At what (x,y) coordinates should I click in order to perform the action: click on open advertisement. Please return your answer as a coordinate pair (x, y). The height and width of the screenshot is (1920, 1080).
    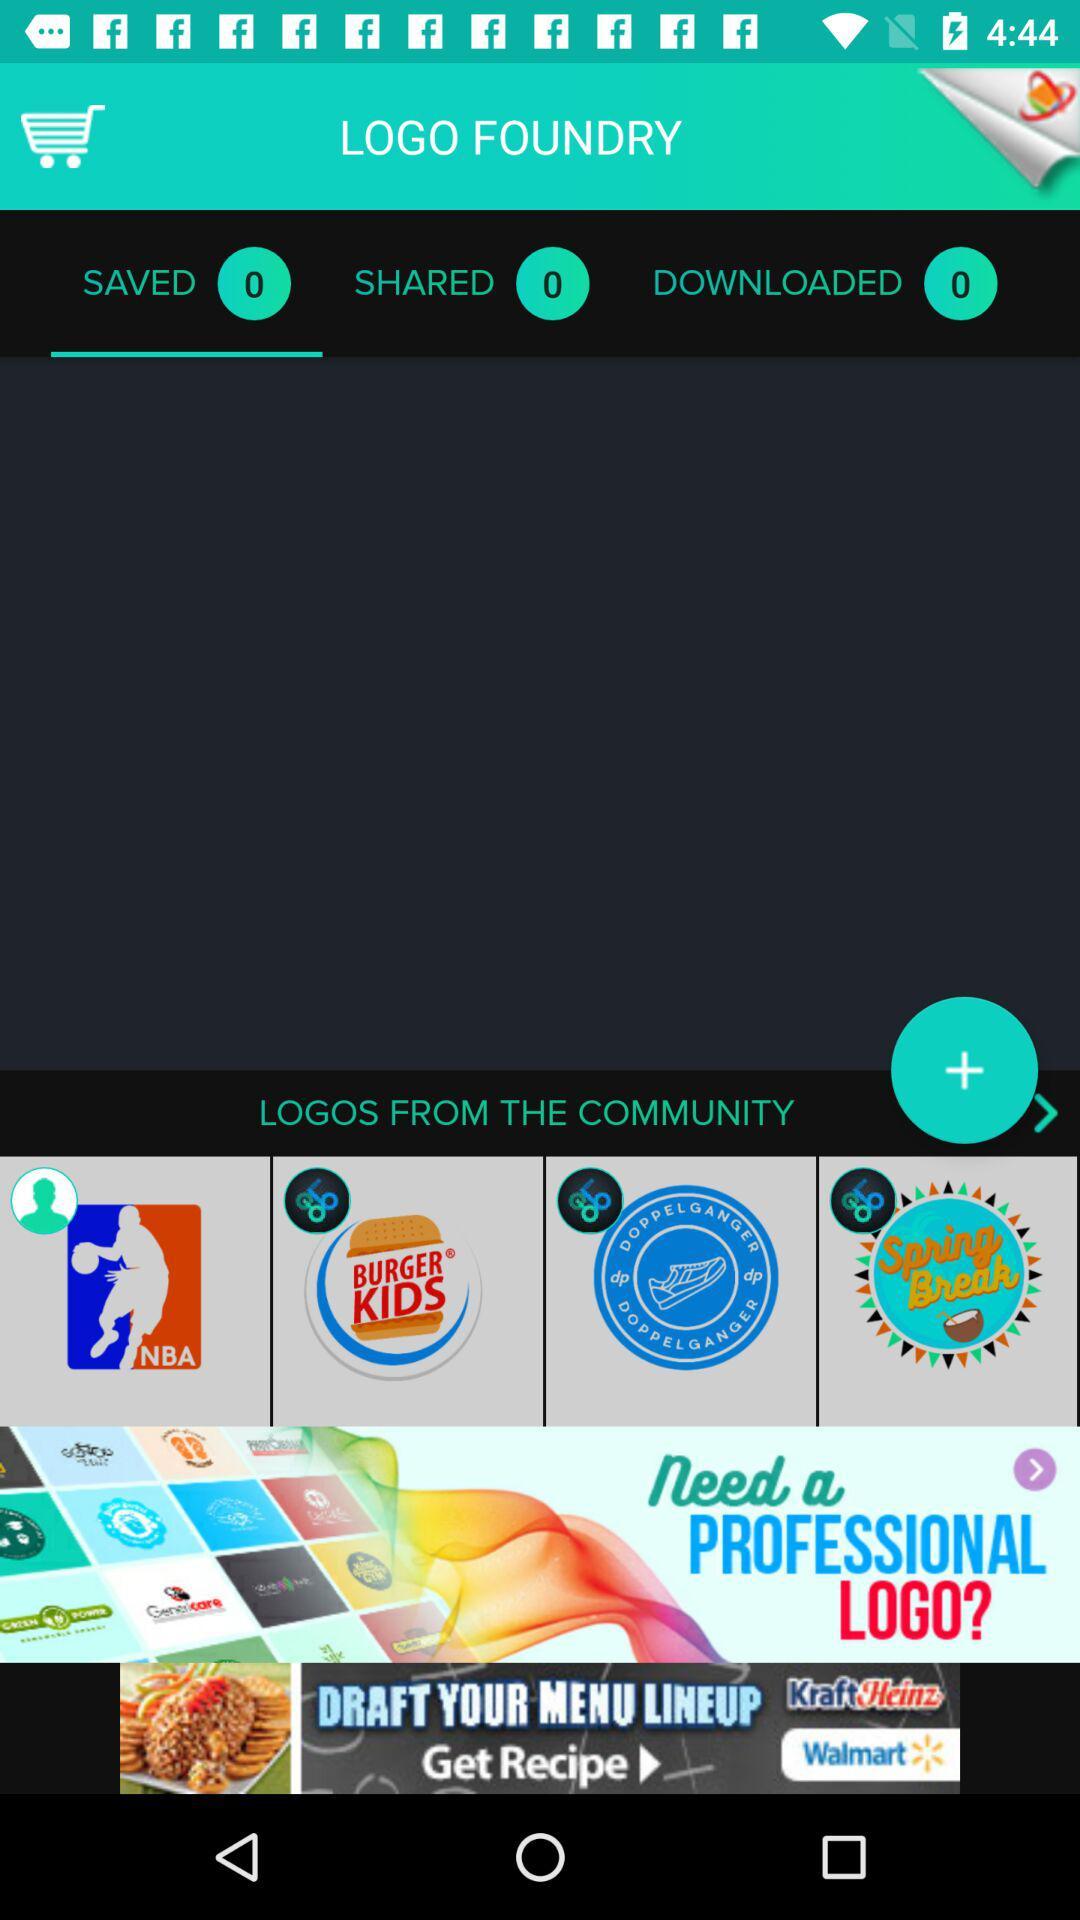
    Looking at the image, I should click on (540, 1543).